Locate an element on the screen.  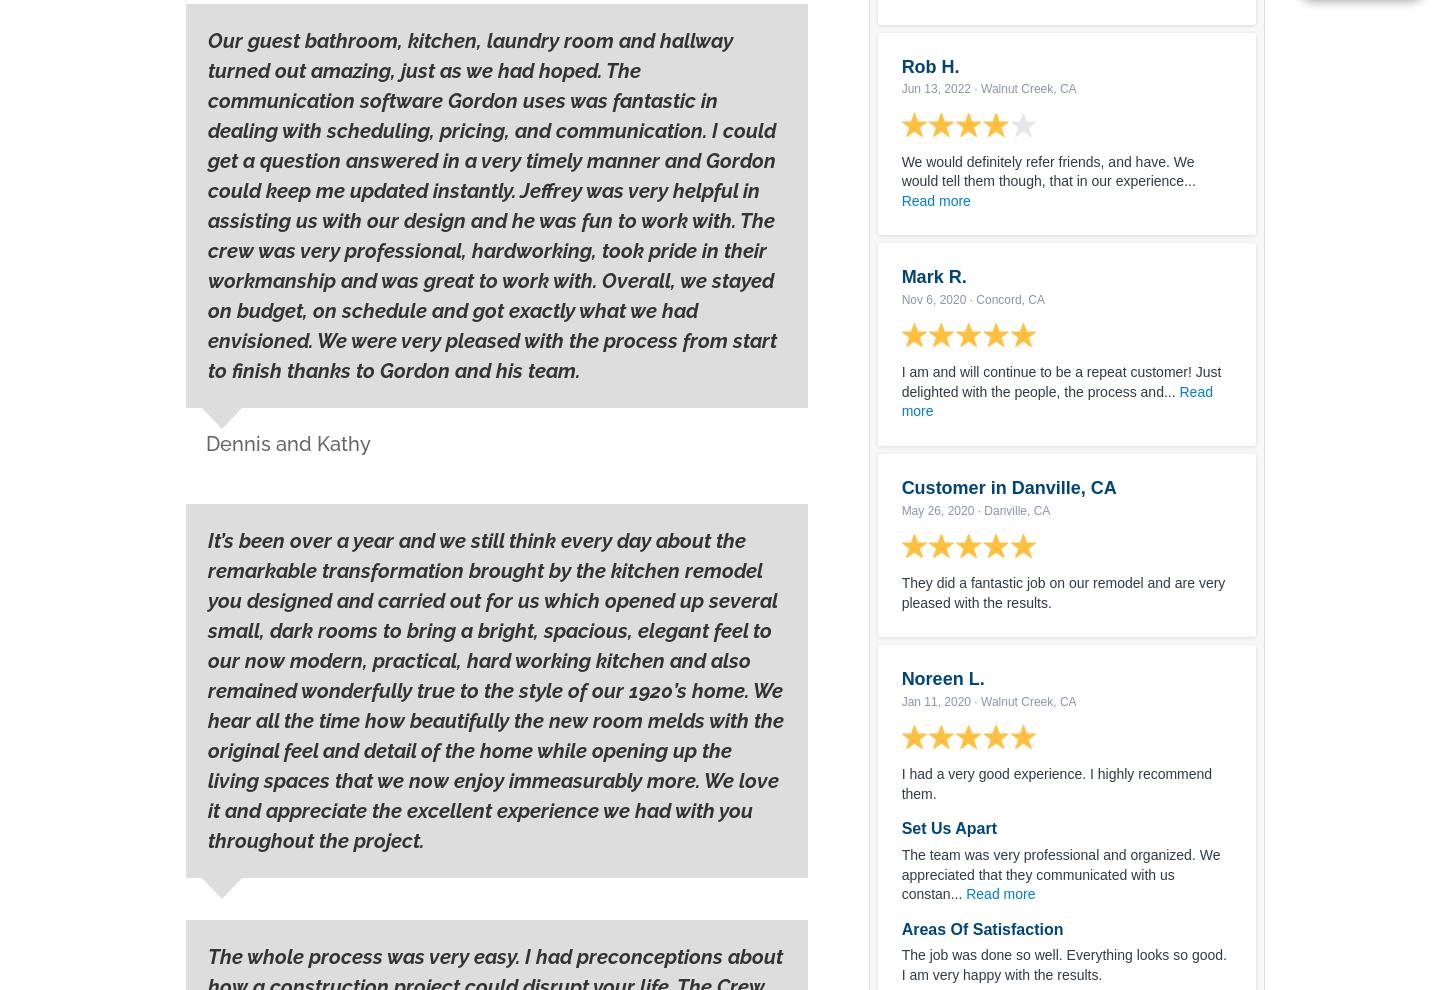
'It’s been over a year and we still think every day about the remarkable transformation brought by the kitch﻿en remodel you designed and carried out for us which opened up several small, dark rooms to bring a bright, spacious, elegant feel to our now modern, practical, hard working kitchen and also remained wonderfully true to the style of our 1920’s home. We hear all the time how beautifully the new room melds with the original feel and detail of the home while opening up the living spaces that we now enjoy immeasurably more. We love it and appreciate the excellent experience we had with you throughout the project.' is located at coordinates (496, 691).